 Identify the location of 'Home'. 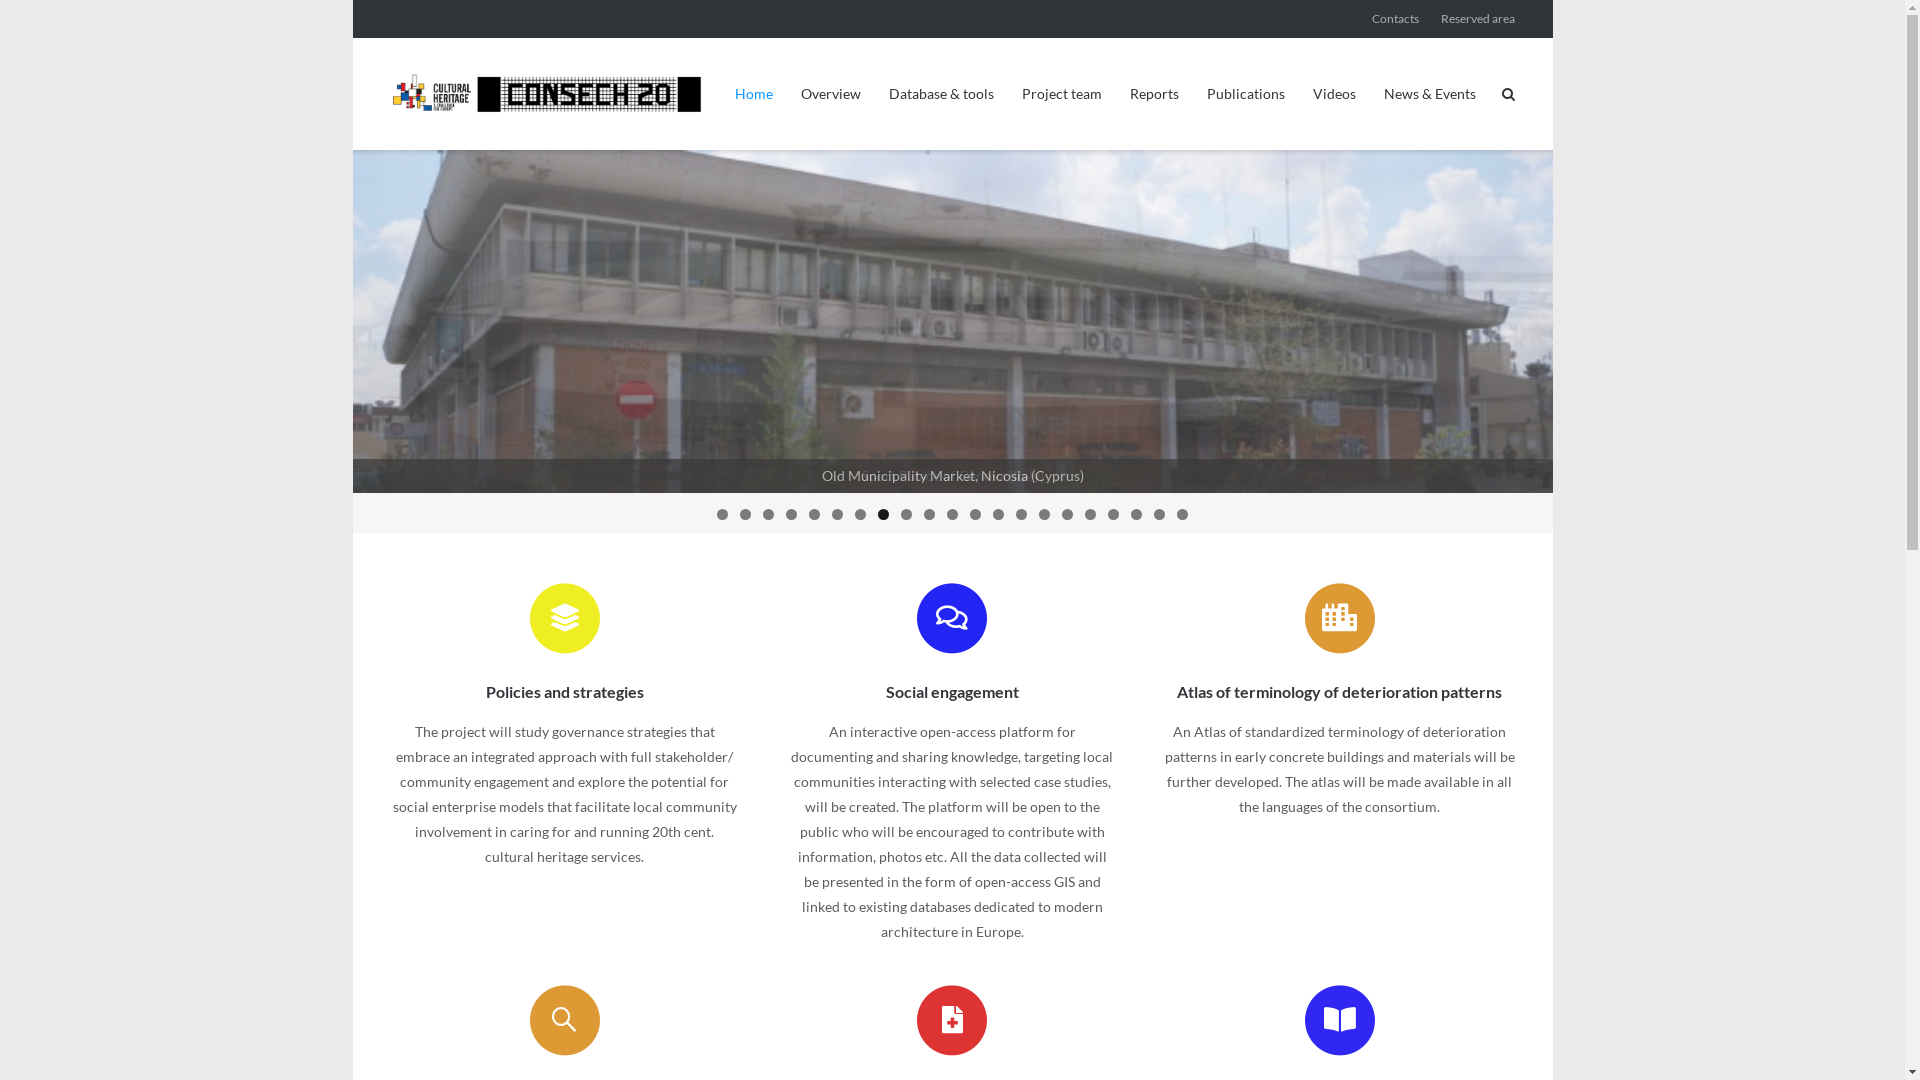
(752, 93).